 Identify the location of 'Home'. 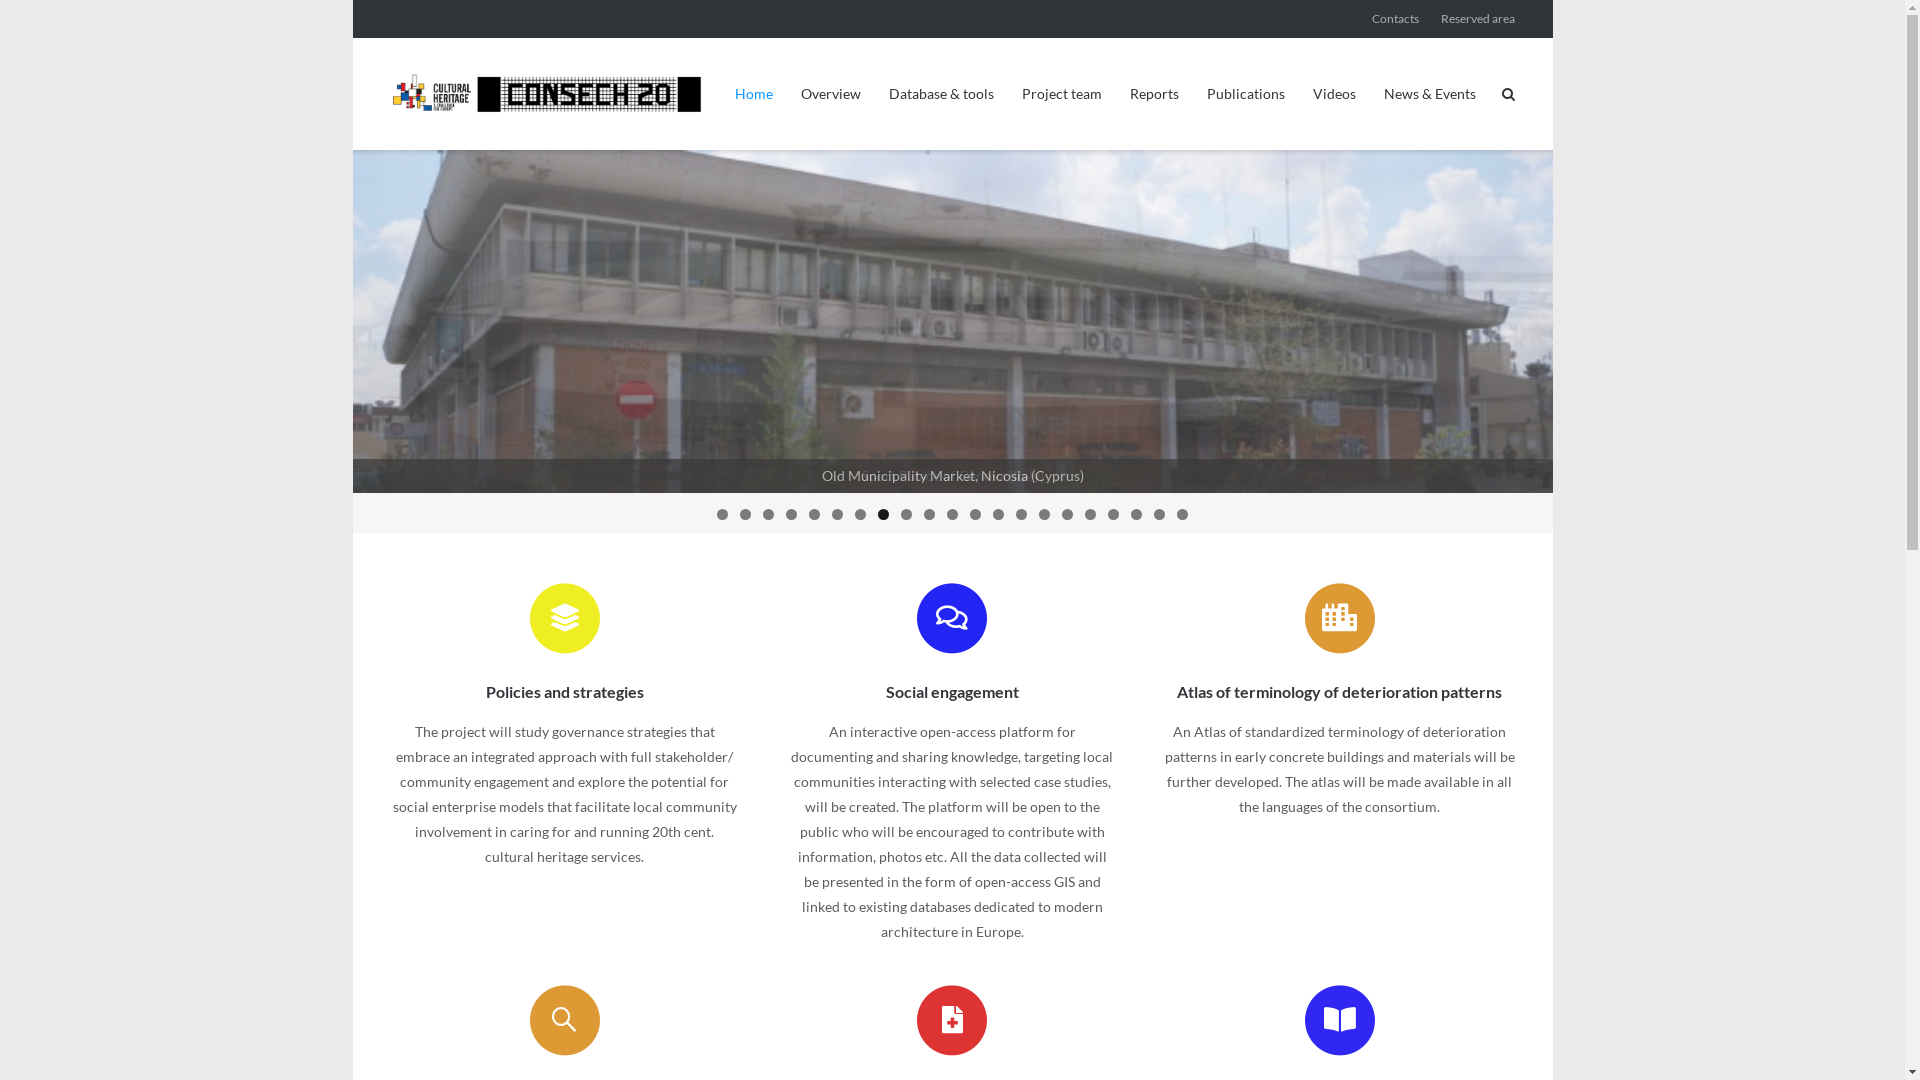
(752, 93).